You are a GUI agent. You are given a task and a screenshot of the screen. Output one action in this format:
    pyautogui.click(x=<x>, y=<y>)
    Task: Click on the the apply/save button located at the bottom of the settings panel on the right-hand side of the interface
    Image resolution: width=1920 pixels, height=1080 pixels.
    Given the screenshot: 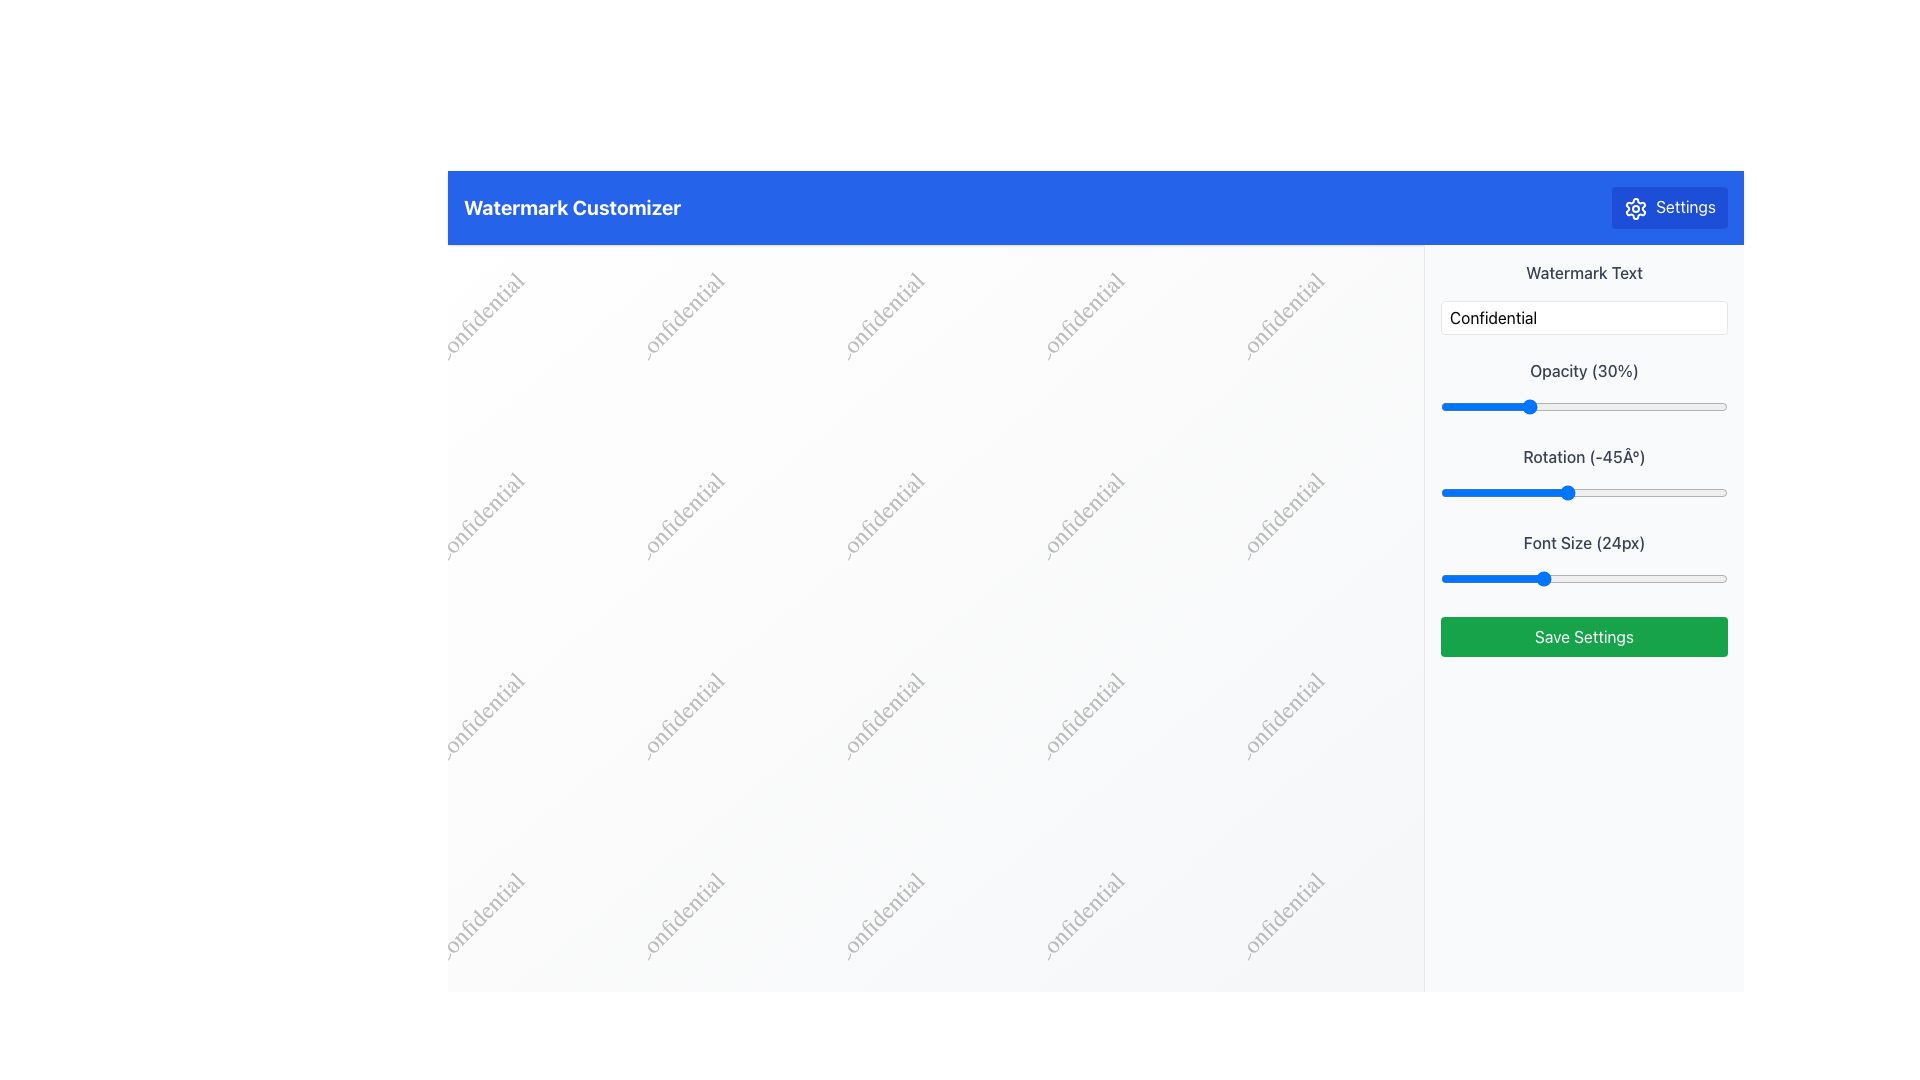 What is the action you would take?
    pyautogui.click(x=1583, y=636)
    